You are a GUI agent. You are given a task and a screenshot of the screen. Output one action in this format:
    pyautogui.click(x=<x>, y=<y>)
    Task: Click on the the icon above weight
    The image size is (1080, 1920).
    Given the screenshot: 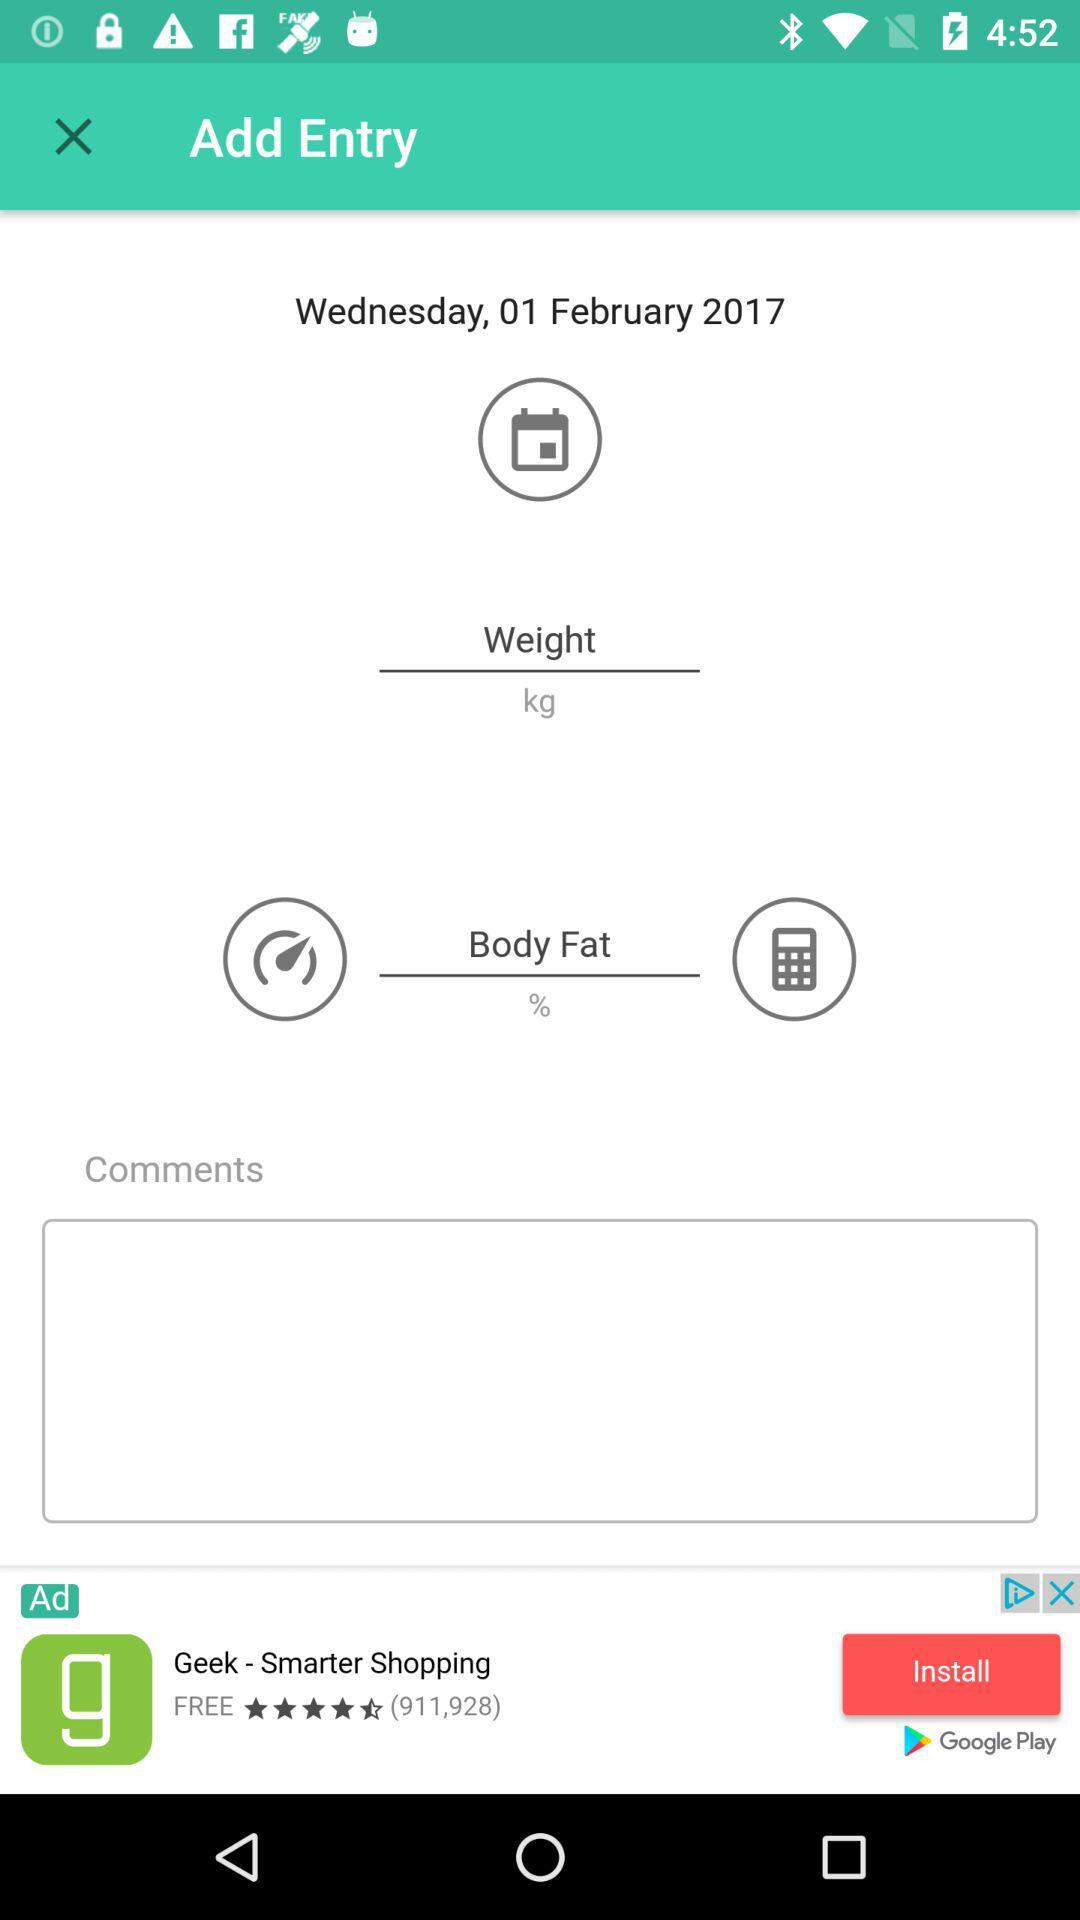 What is the action you would take?
    pyautogui.click(x=540, y=439)
    